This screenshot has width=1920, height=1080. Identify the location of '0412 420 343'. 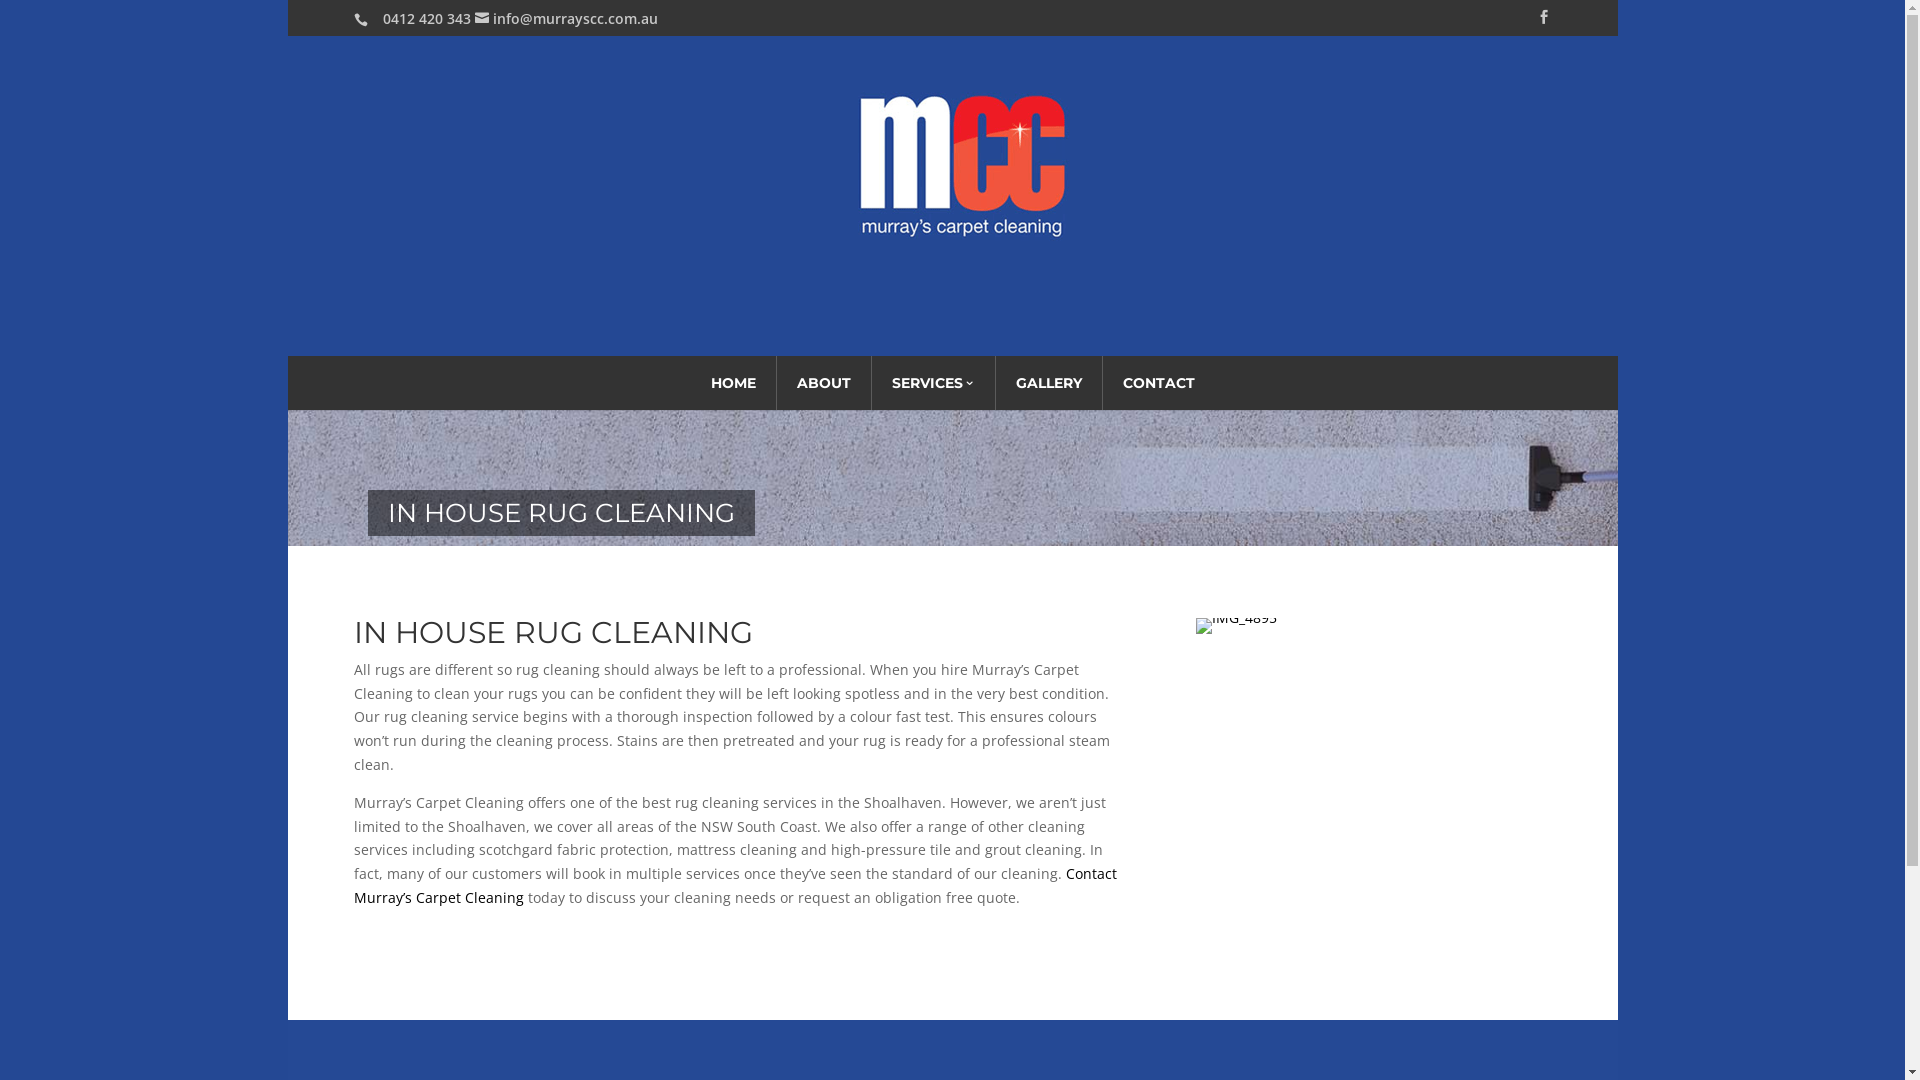
(426, 17).